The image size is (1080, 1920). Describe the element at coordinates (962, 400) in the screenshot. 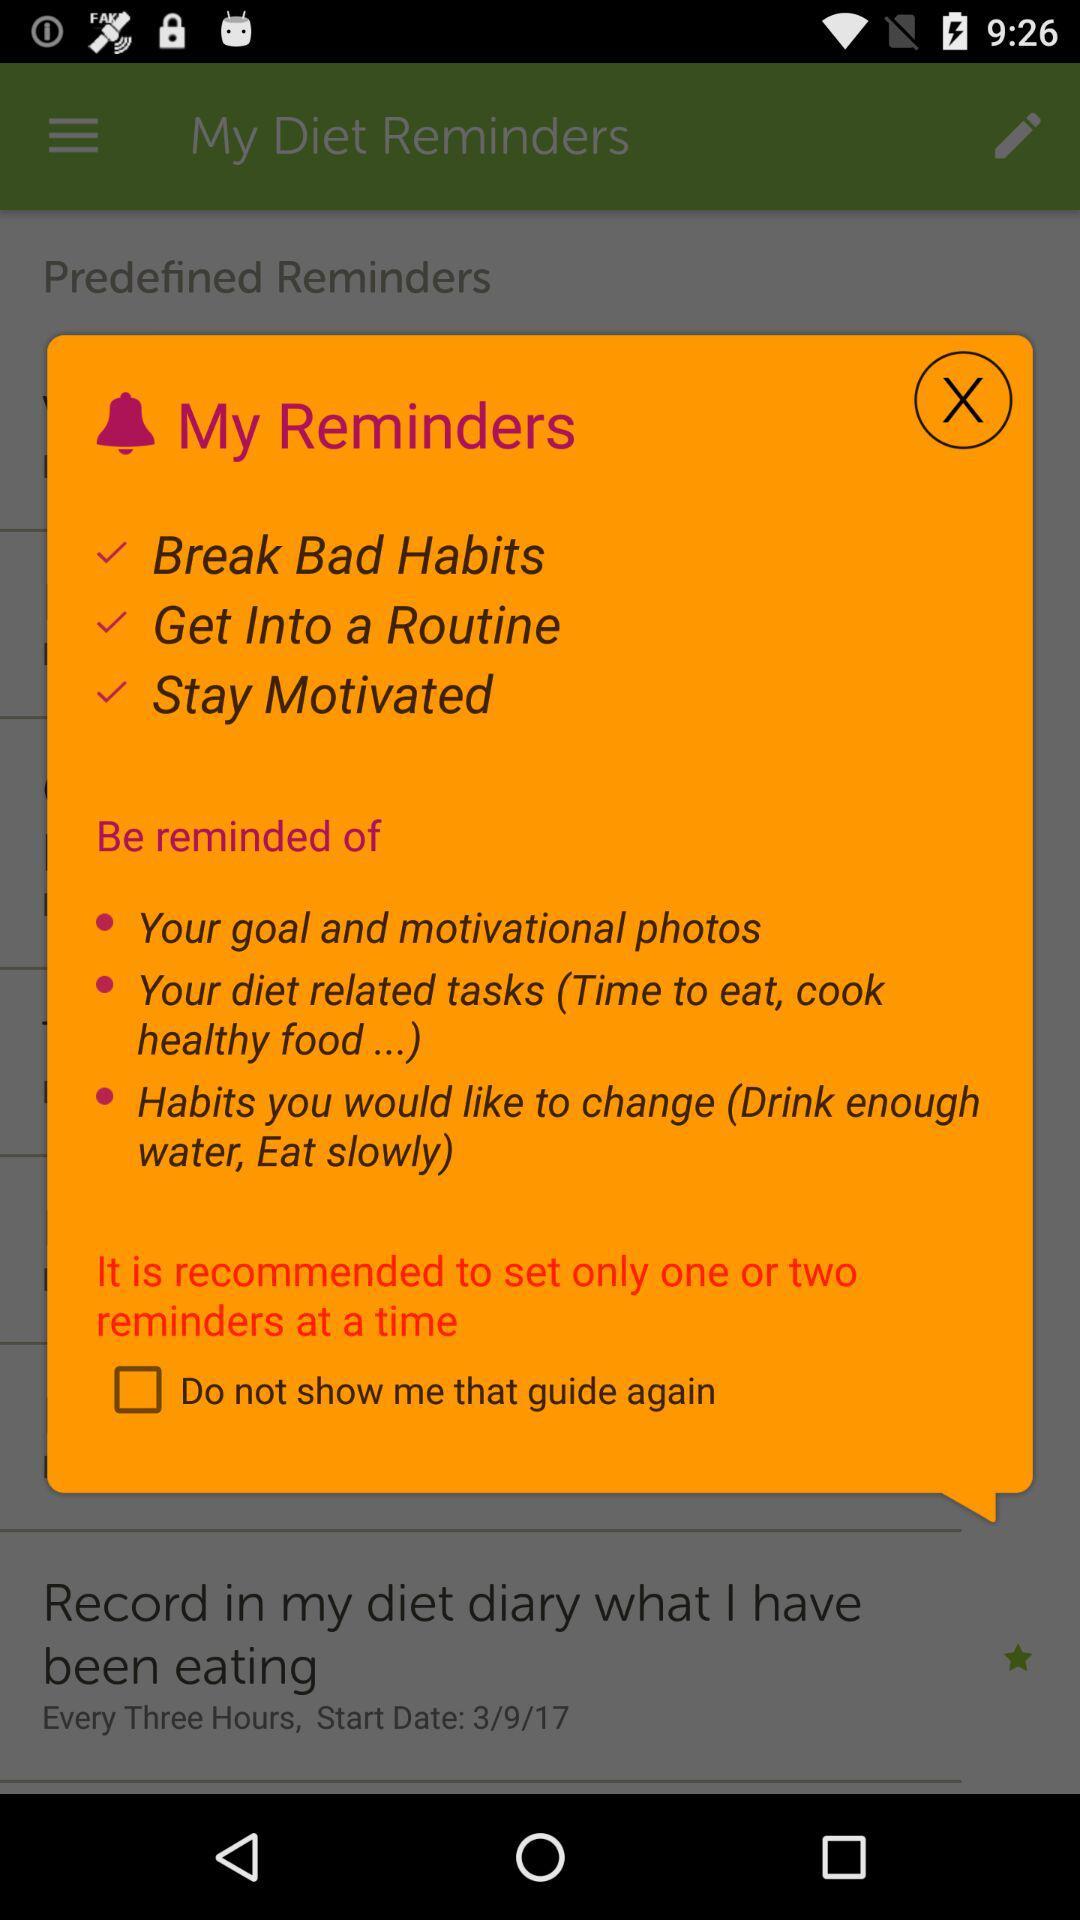

I see `icon to the right of my reminders icon` at that location.